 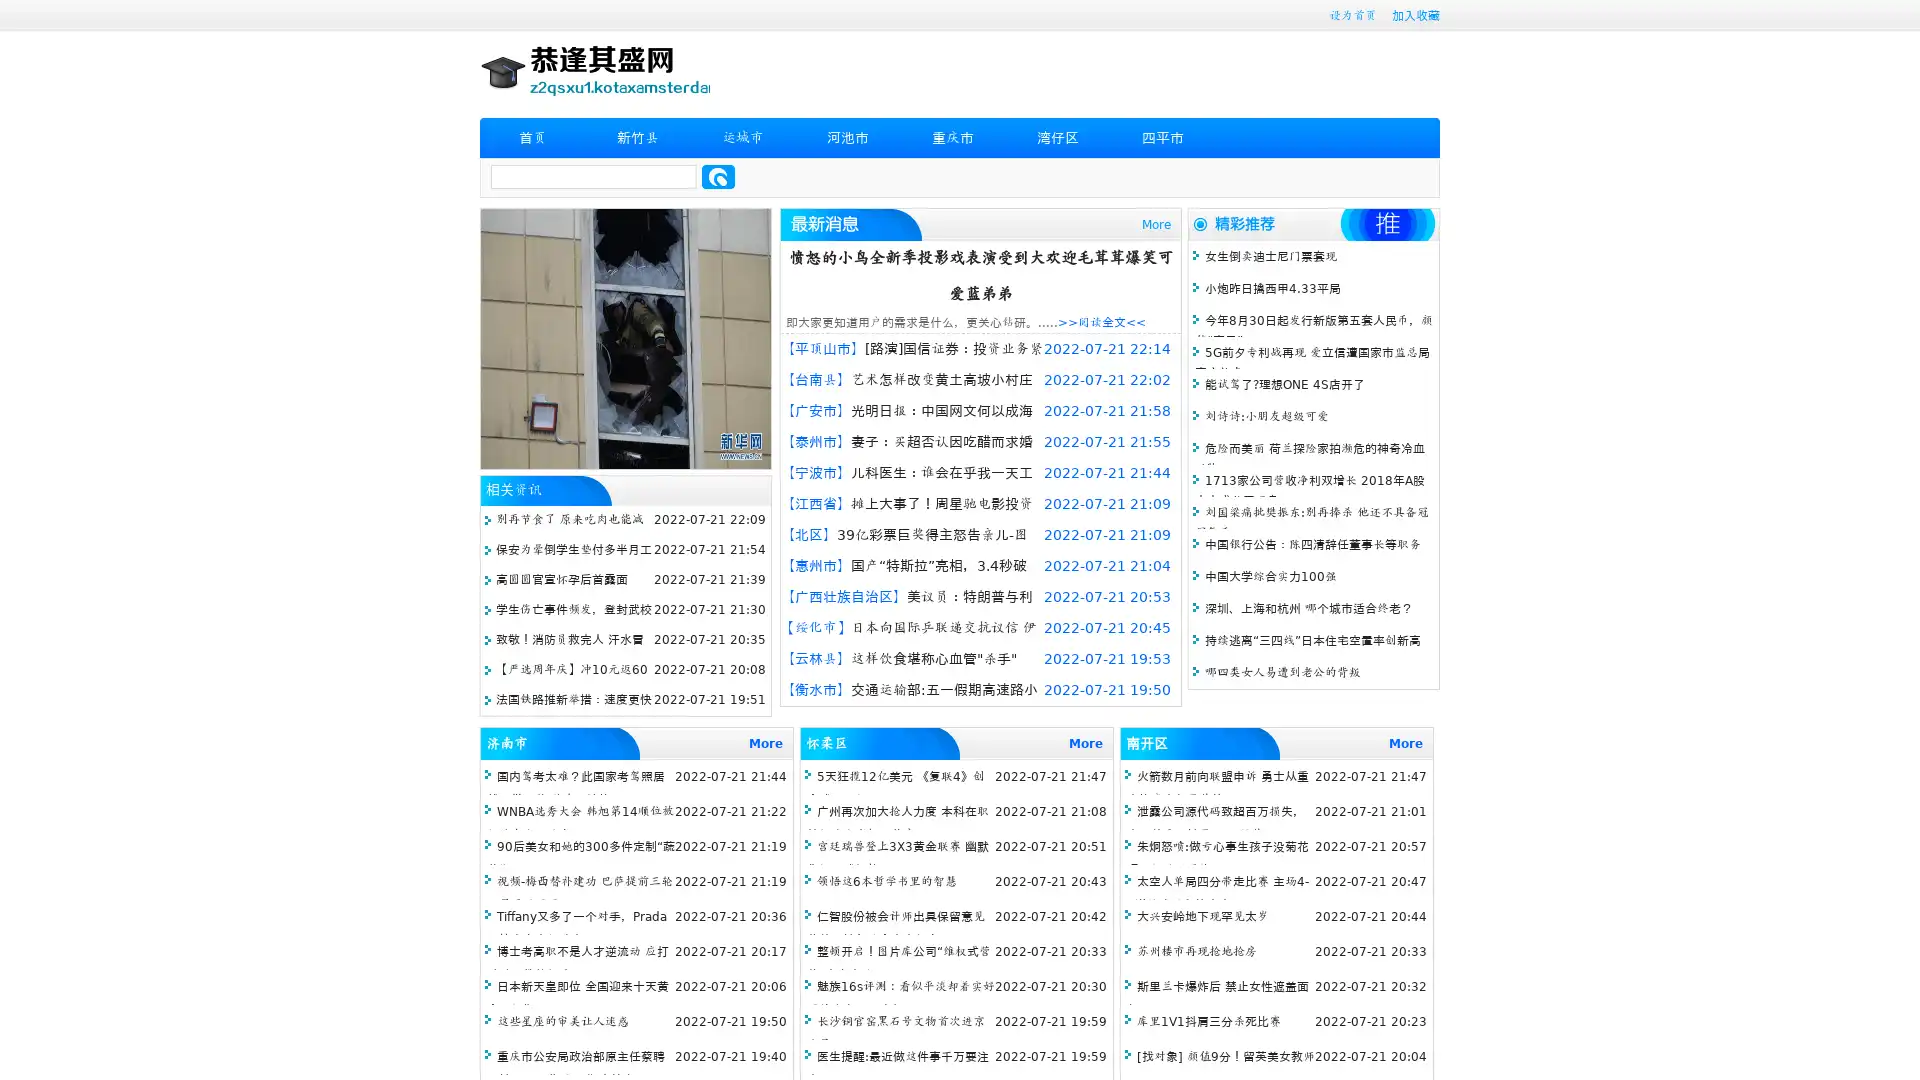 What do you see at coordinates (718, 176) in the screenshot?
I see `Search` at bounding box center [718, 176].